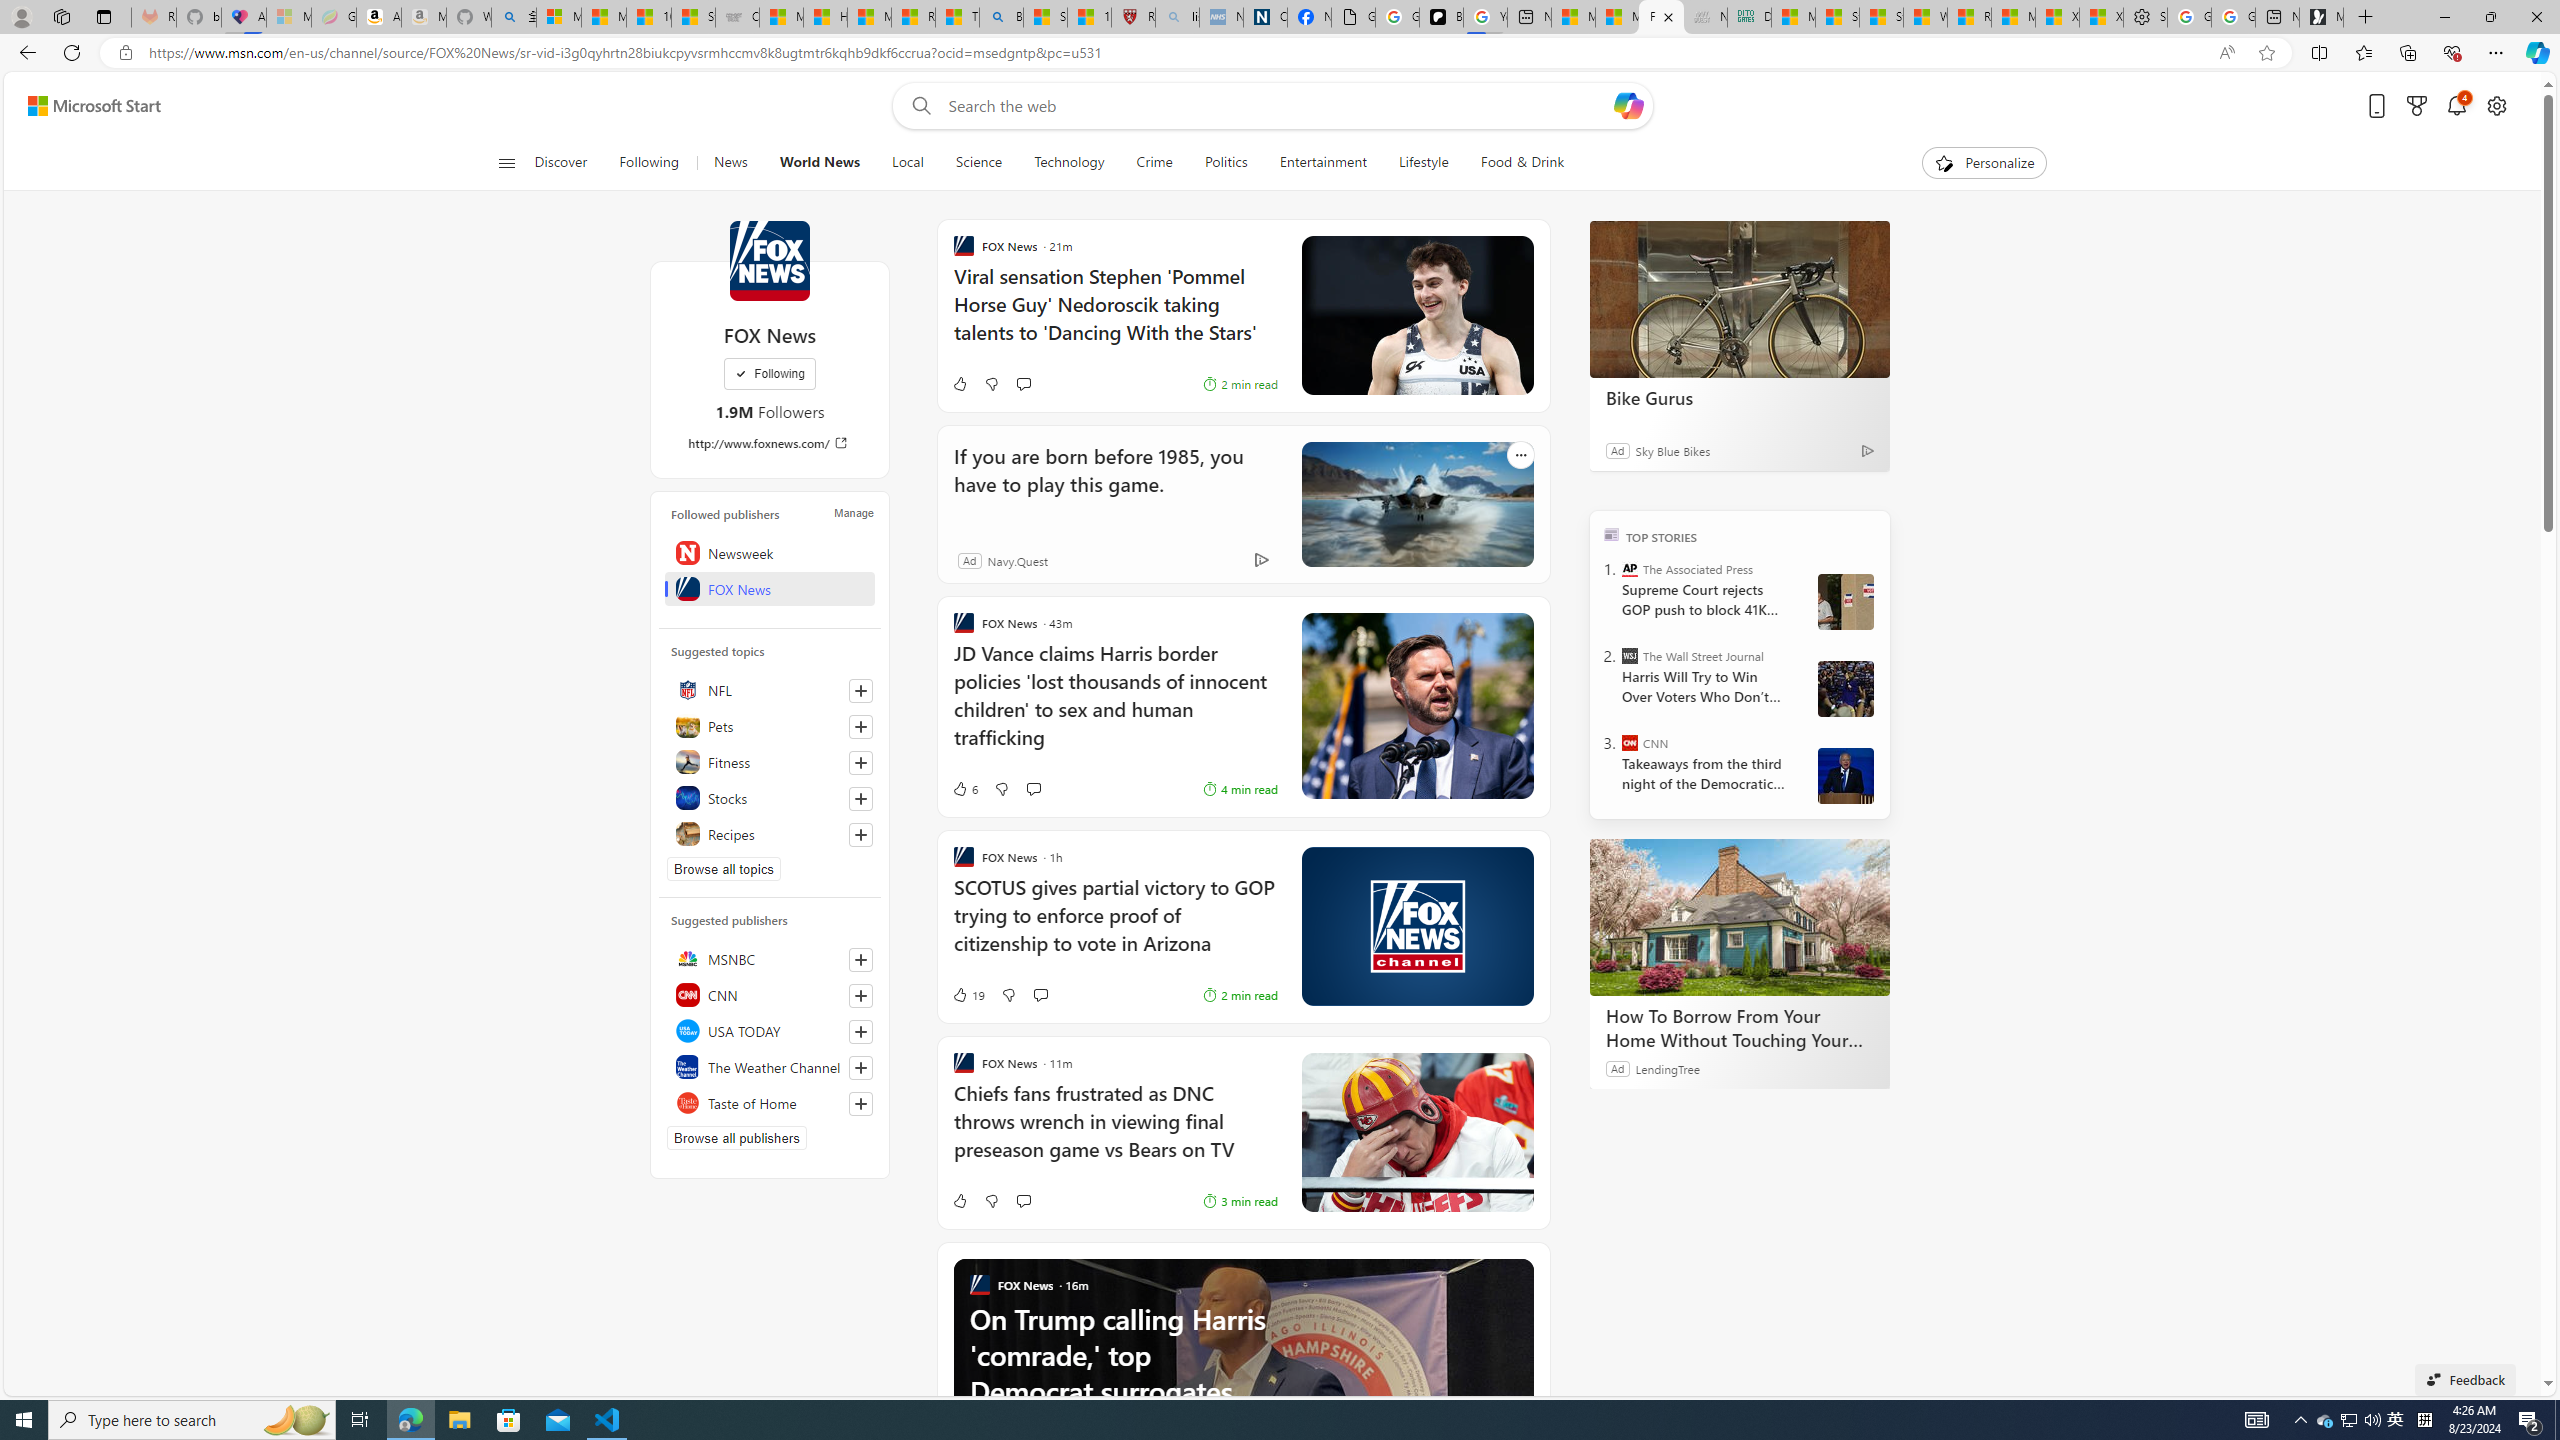 Image resolution: width=2560 pixels, height=1440 pixels. I want to click on 'The Associated Press', so click(1630, 568).